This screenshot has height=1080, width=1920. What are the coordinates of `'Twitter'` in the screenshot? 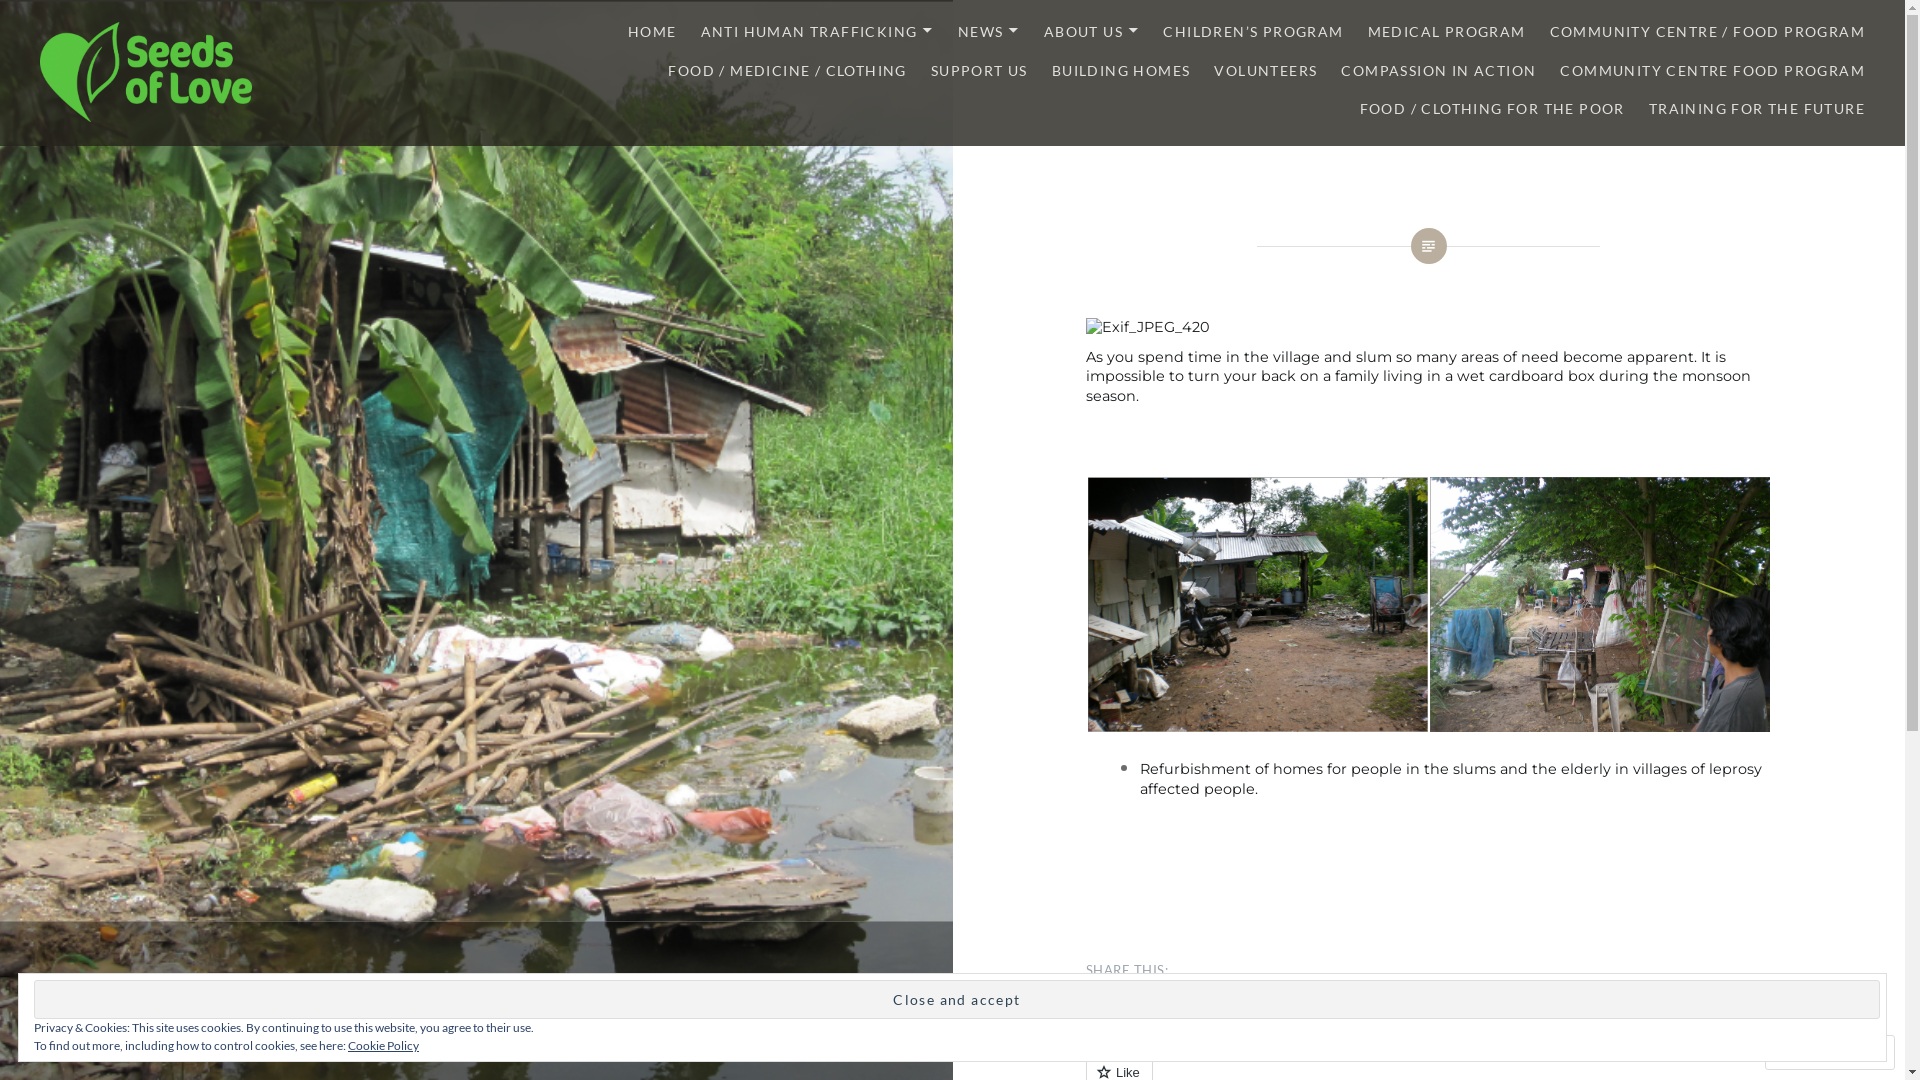 It's located at (1084, 1009).